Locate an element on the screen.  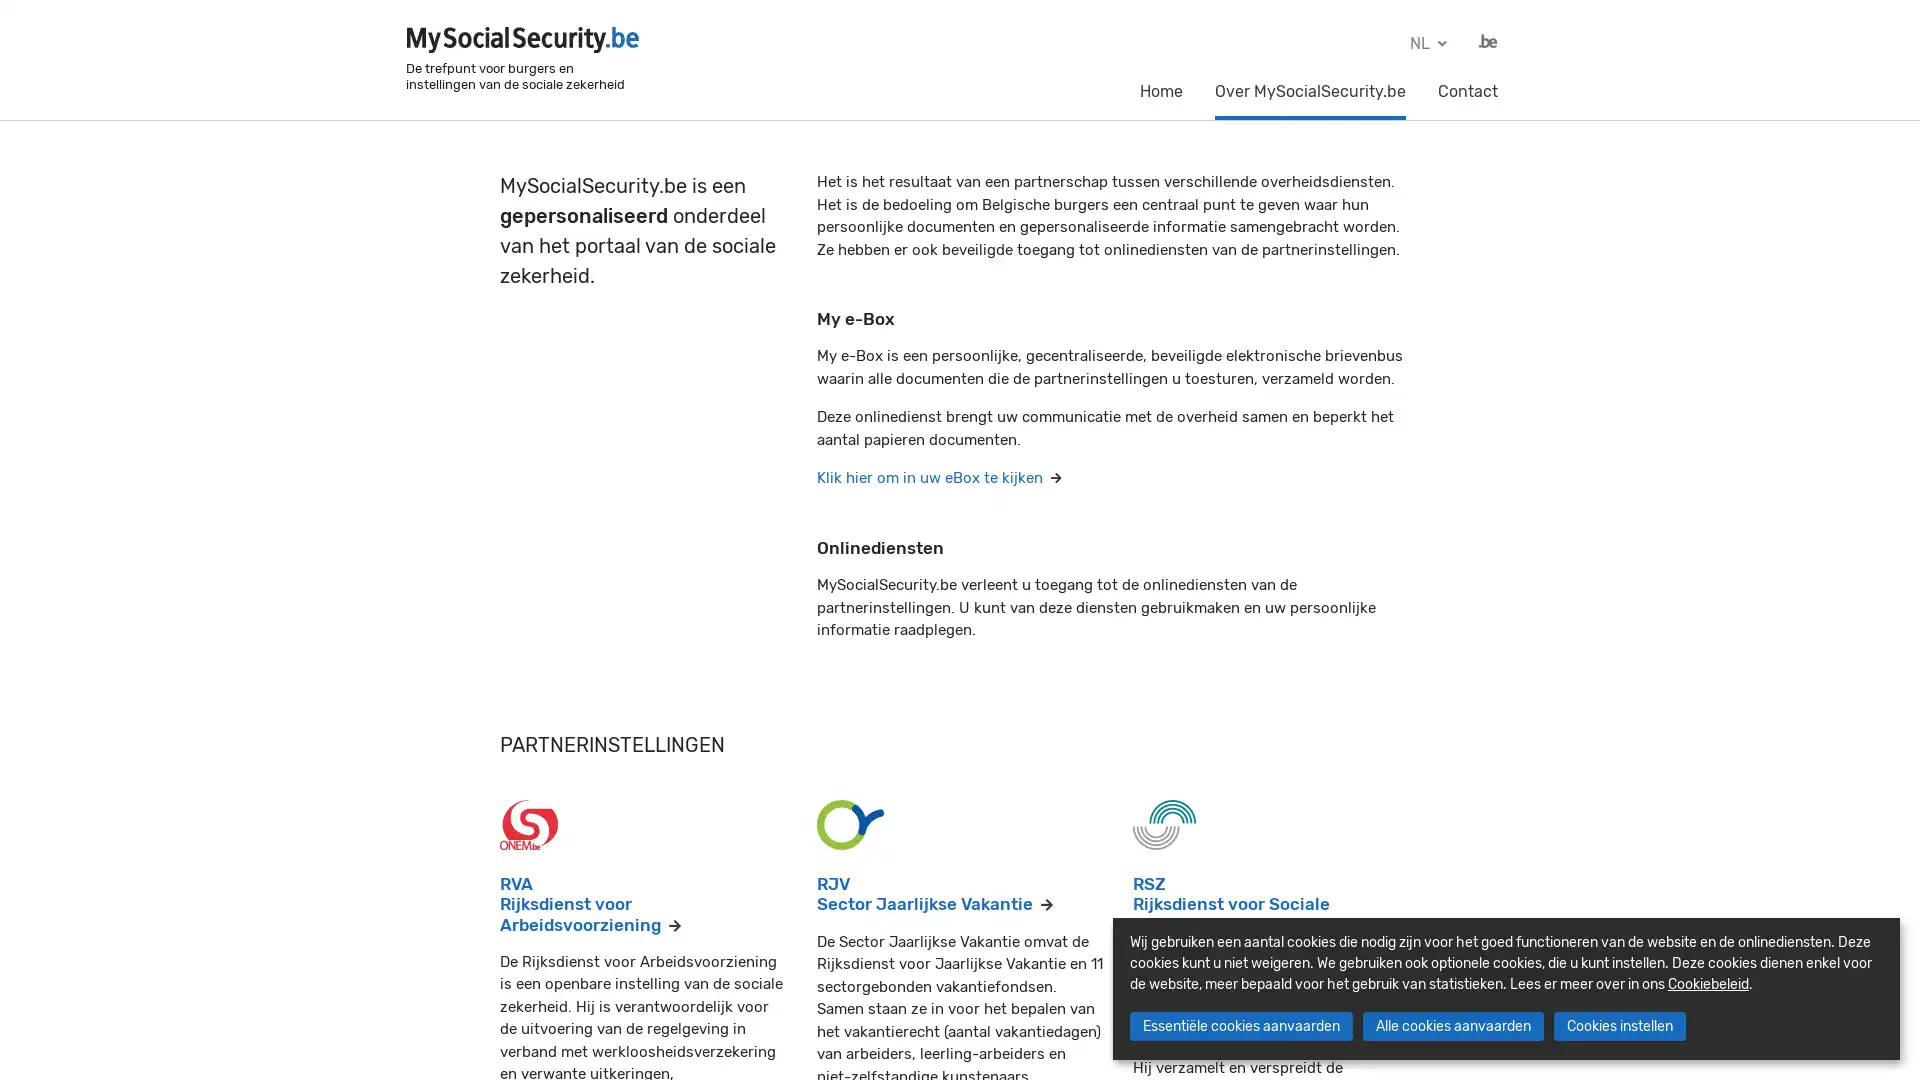
Essentiele cookies aanvaarden is located at coordinates (1239, 1026).